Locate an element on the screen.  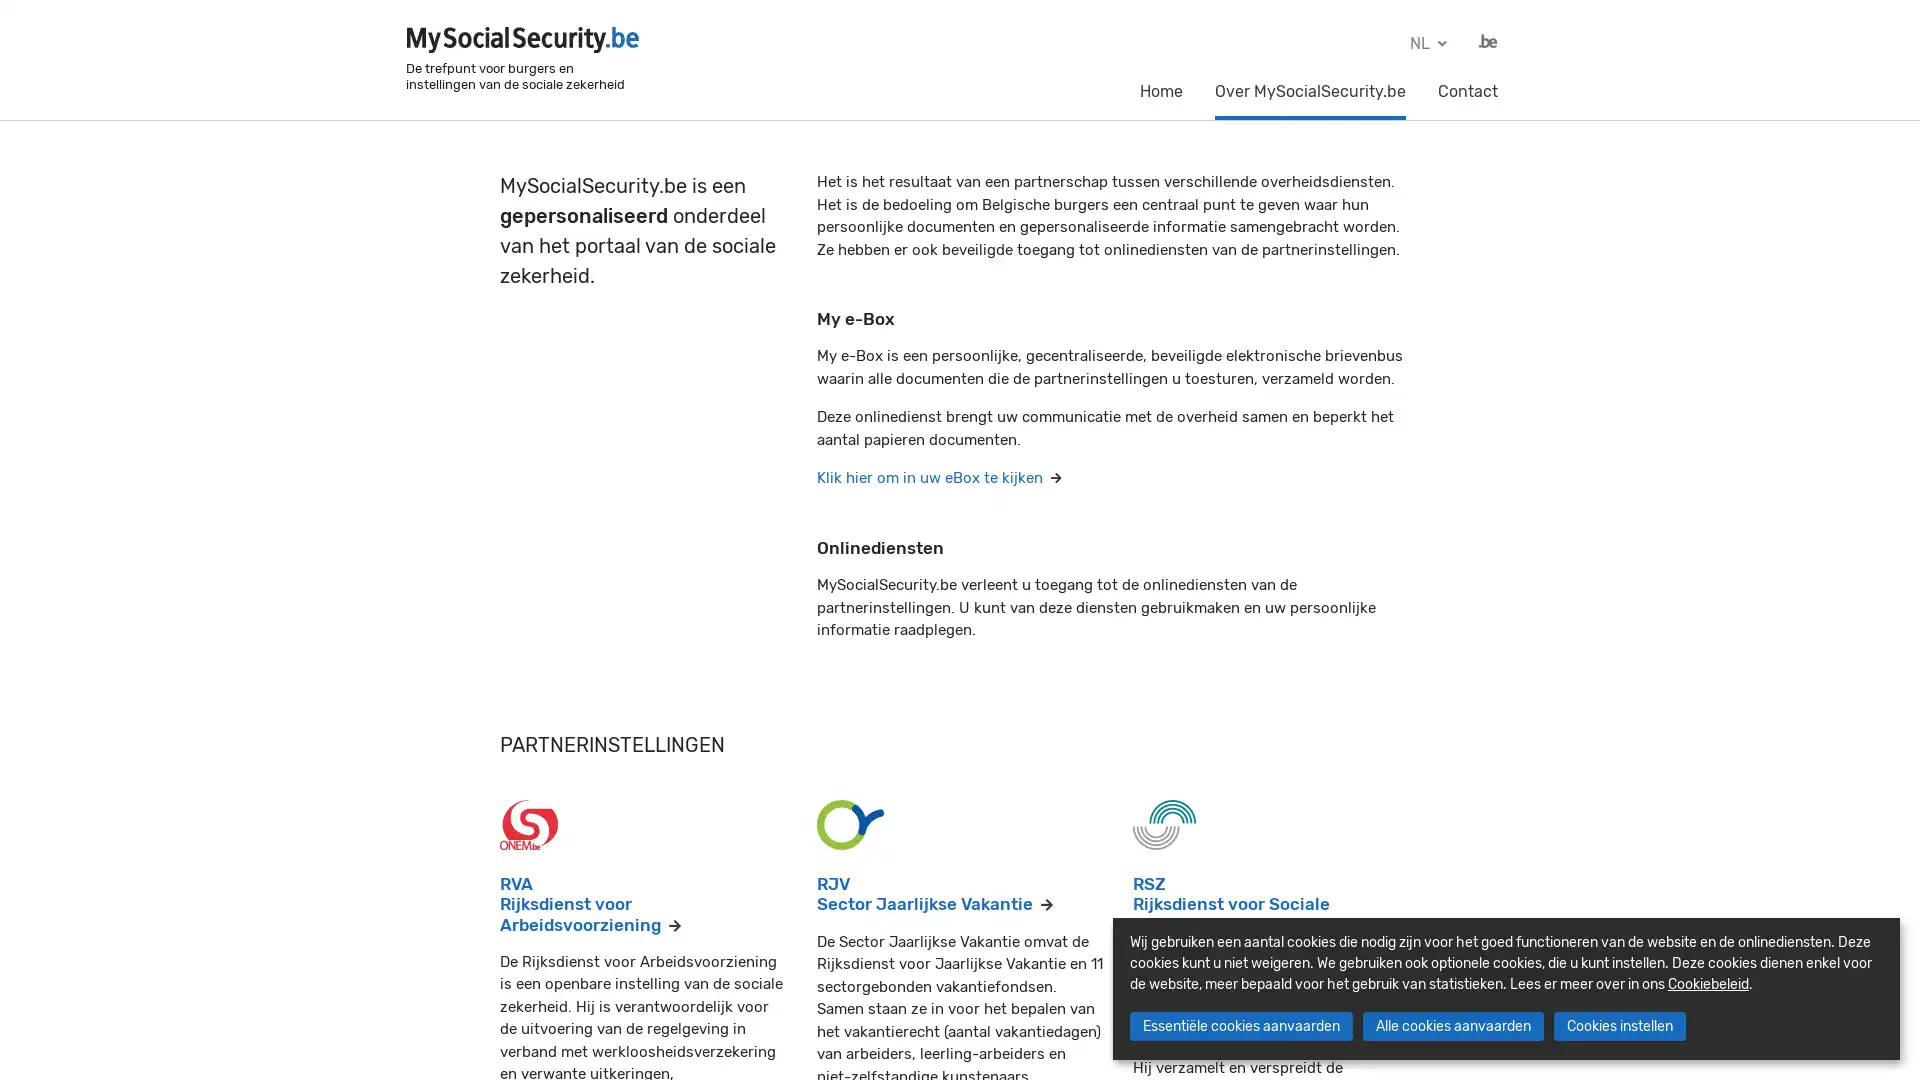
Essentiele cookies aanvaarden is located at coordinates (1239, 1026).